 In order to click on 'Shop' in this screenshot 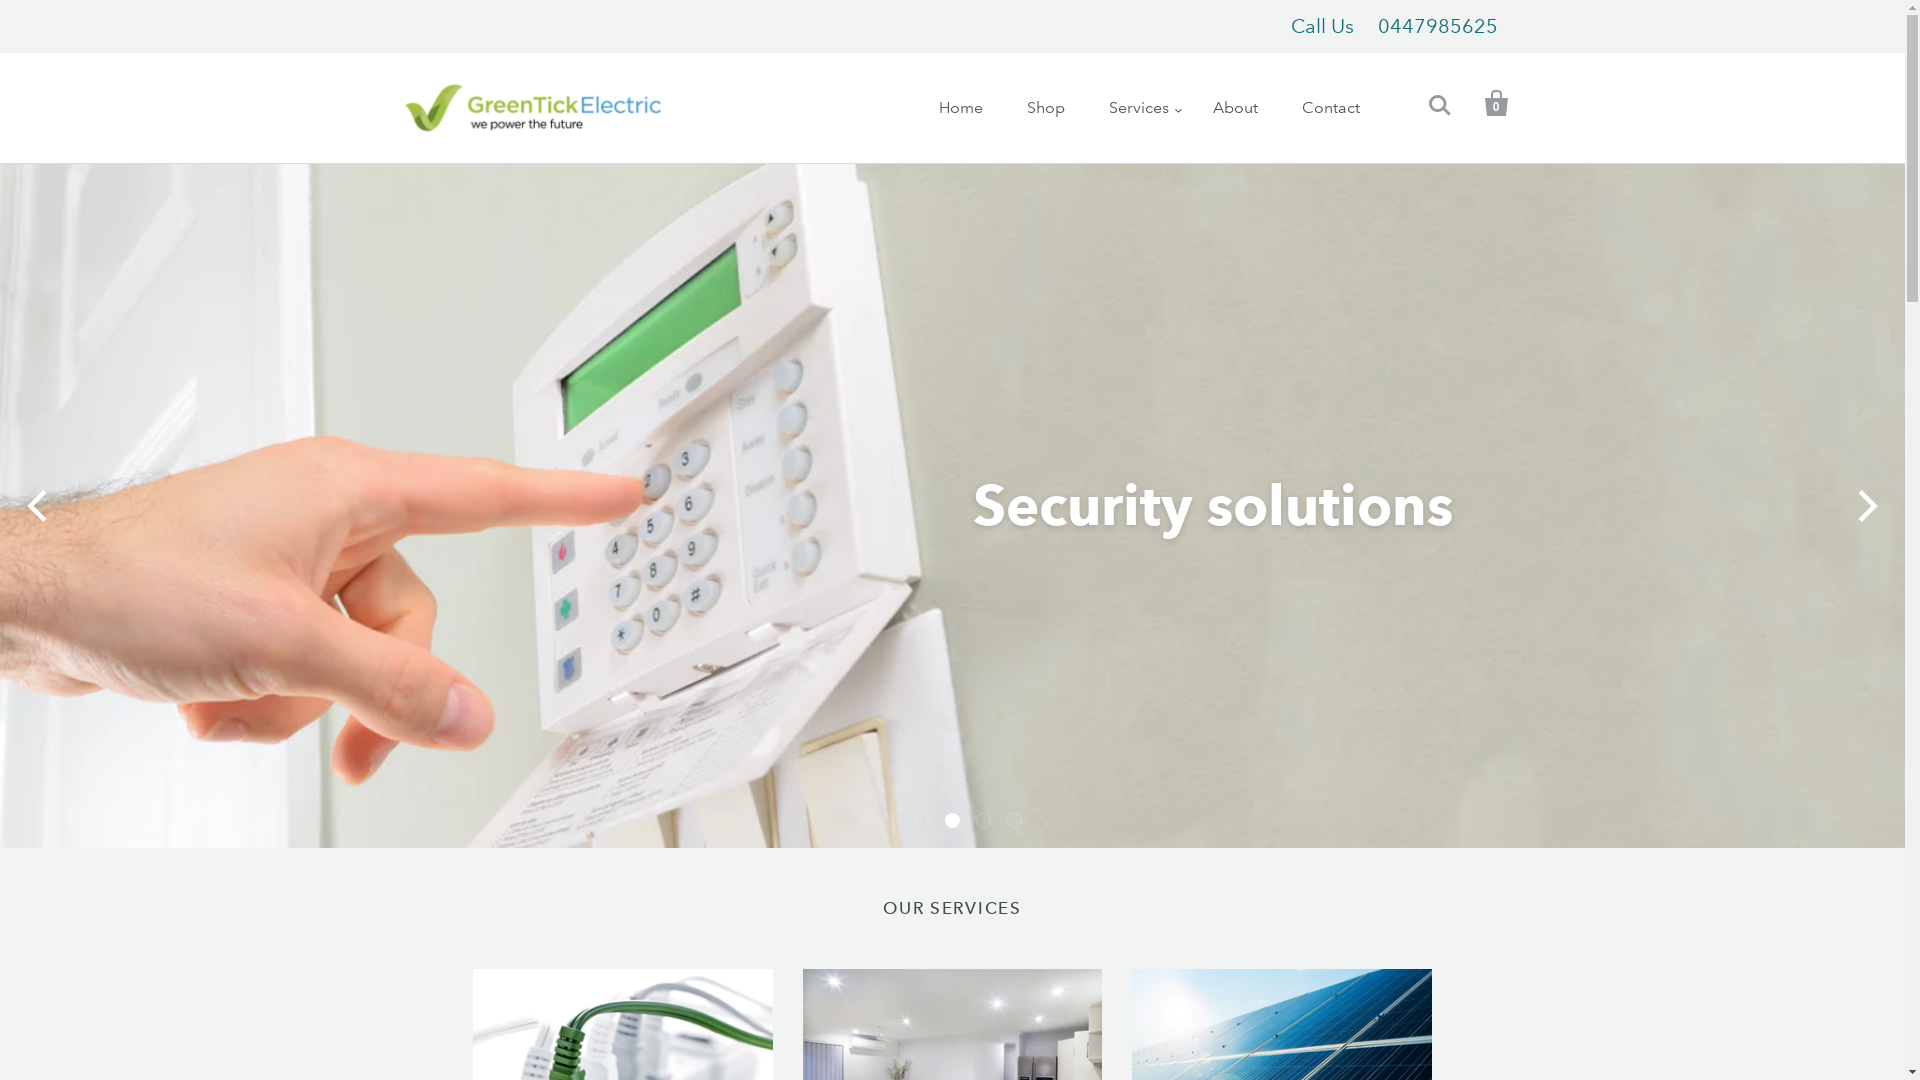, I will do `click(1044, 106)`.